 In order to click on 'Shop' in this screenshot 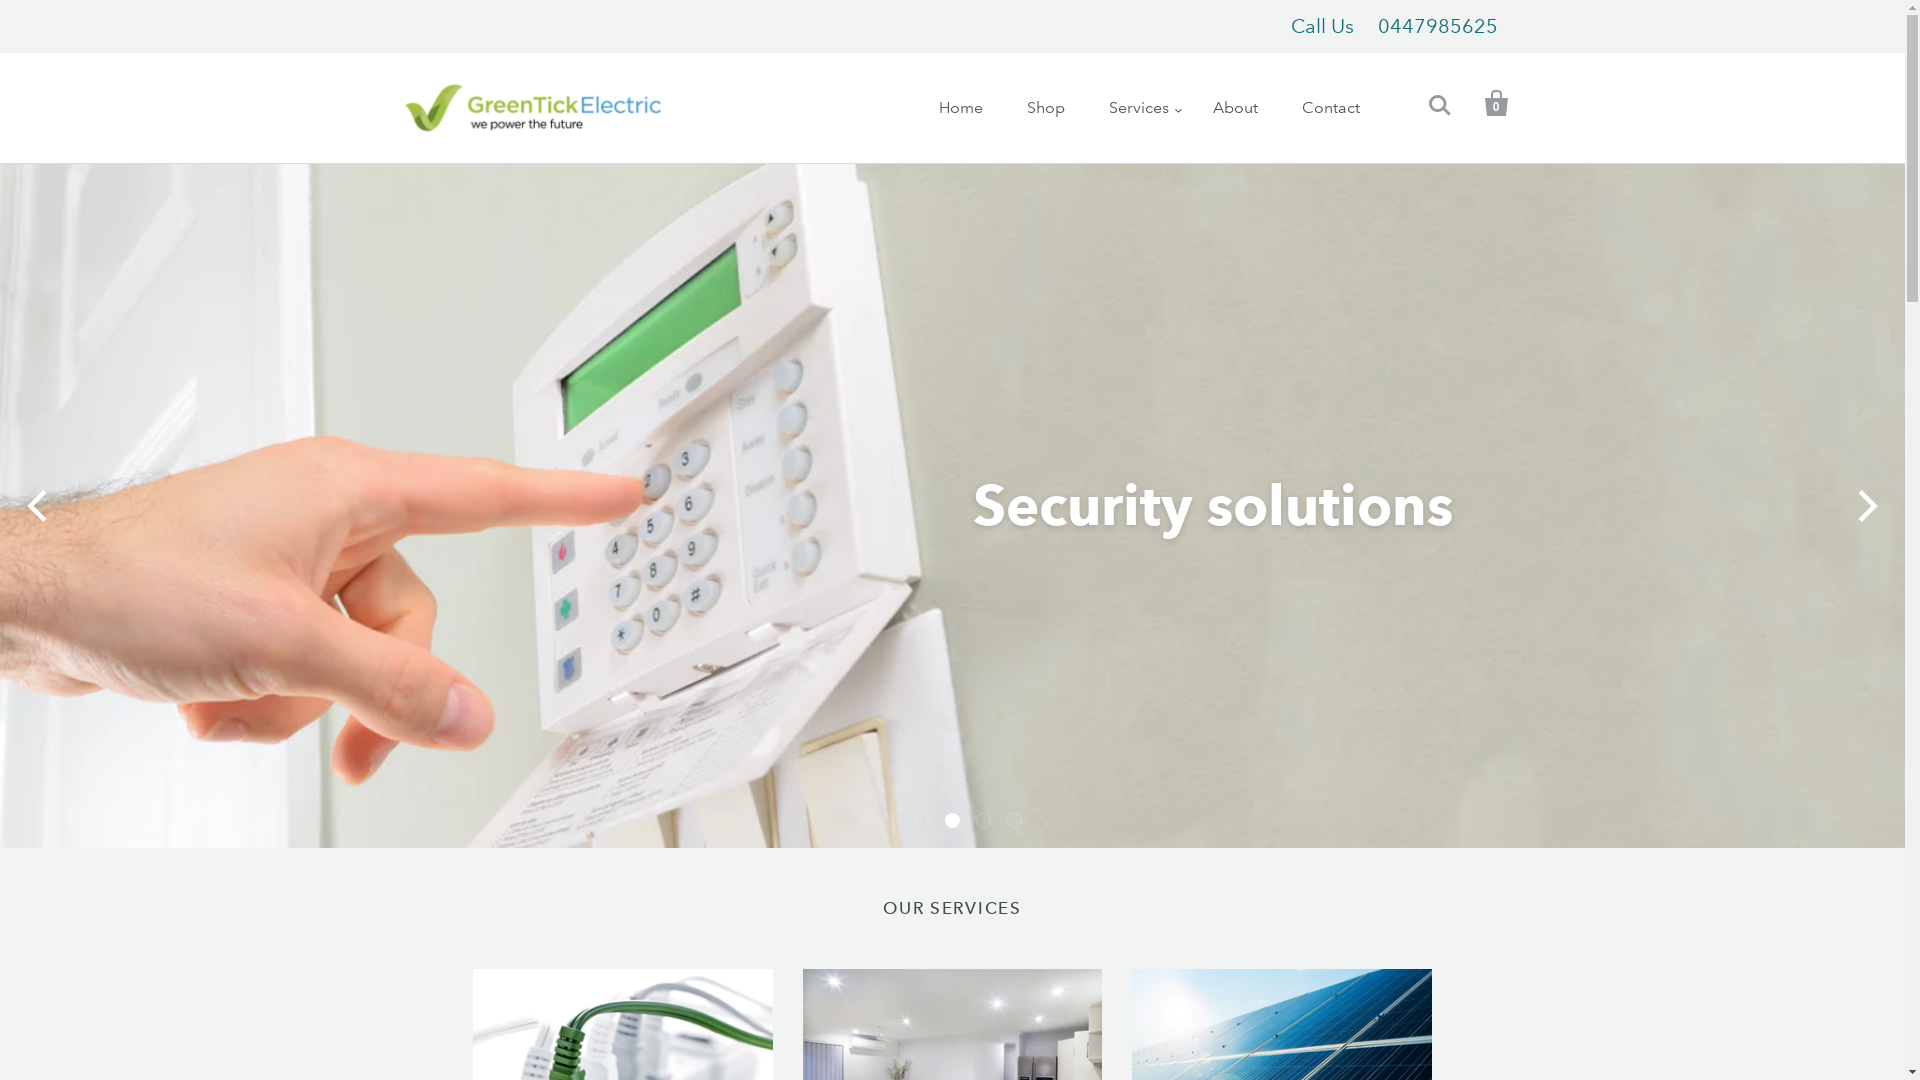, I will do `click(1044, 106)`.